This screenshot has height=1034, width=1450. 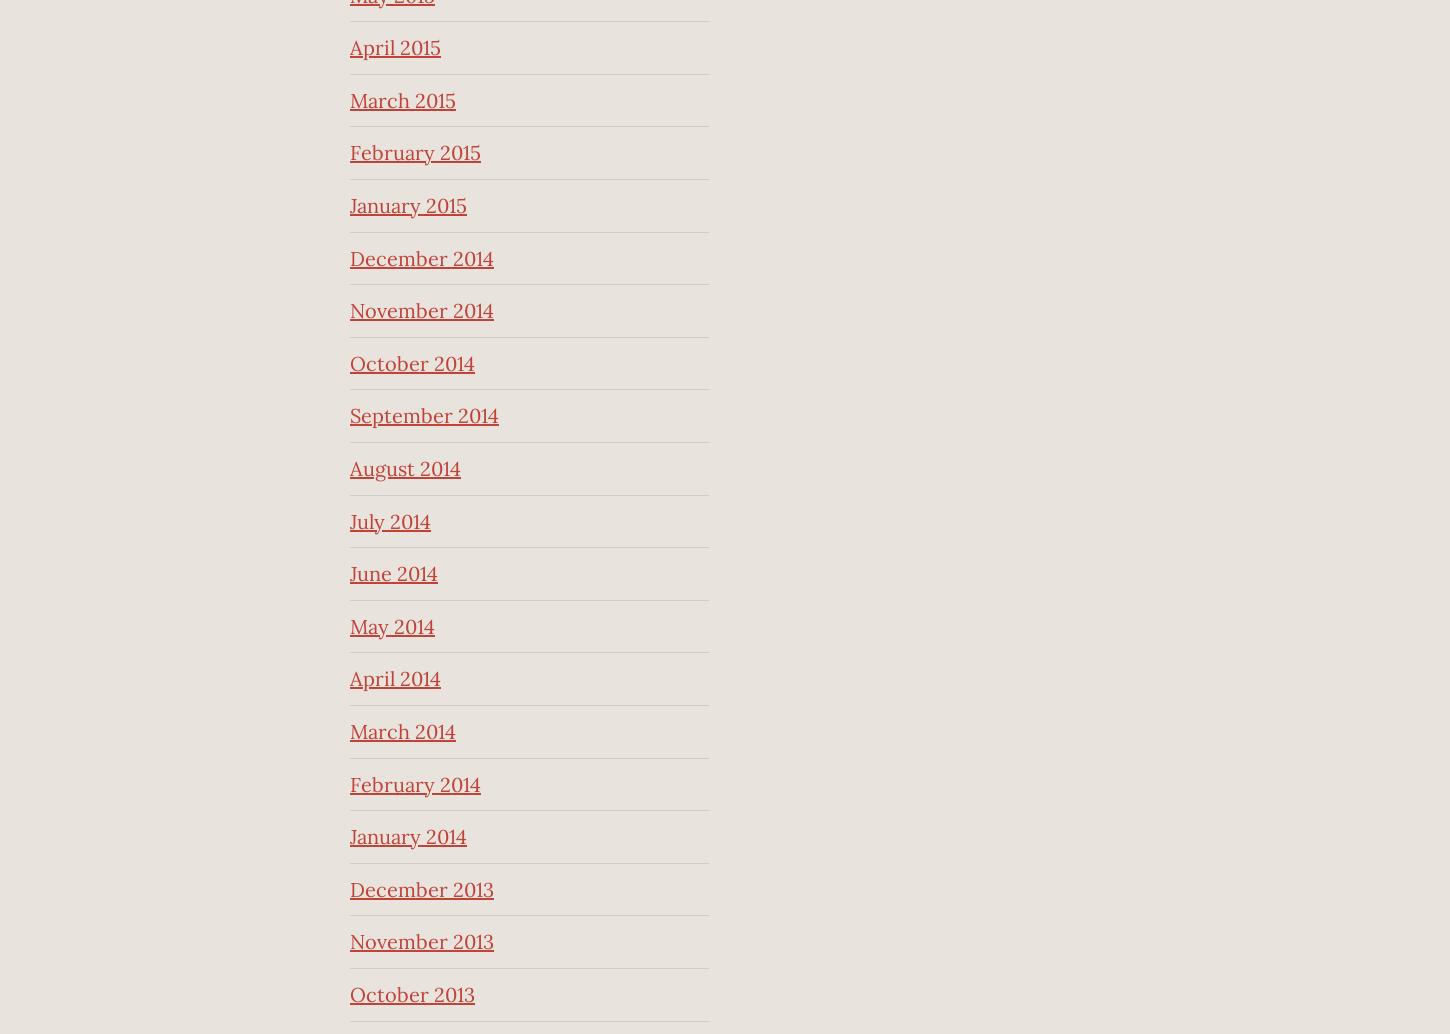 What do you see at coordinates (423, 414) in the screenshot?
I see `'September 2014'` at bounding box center [423, 414].